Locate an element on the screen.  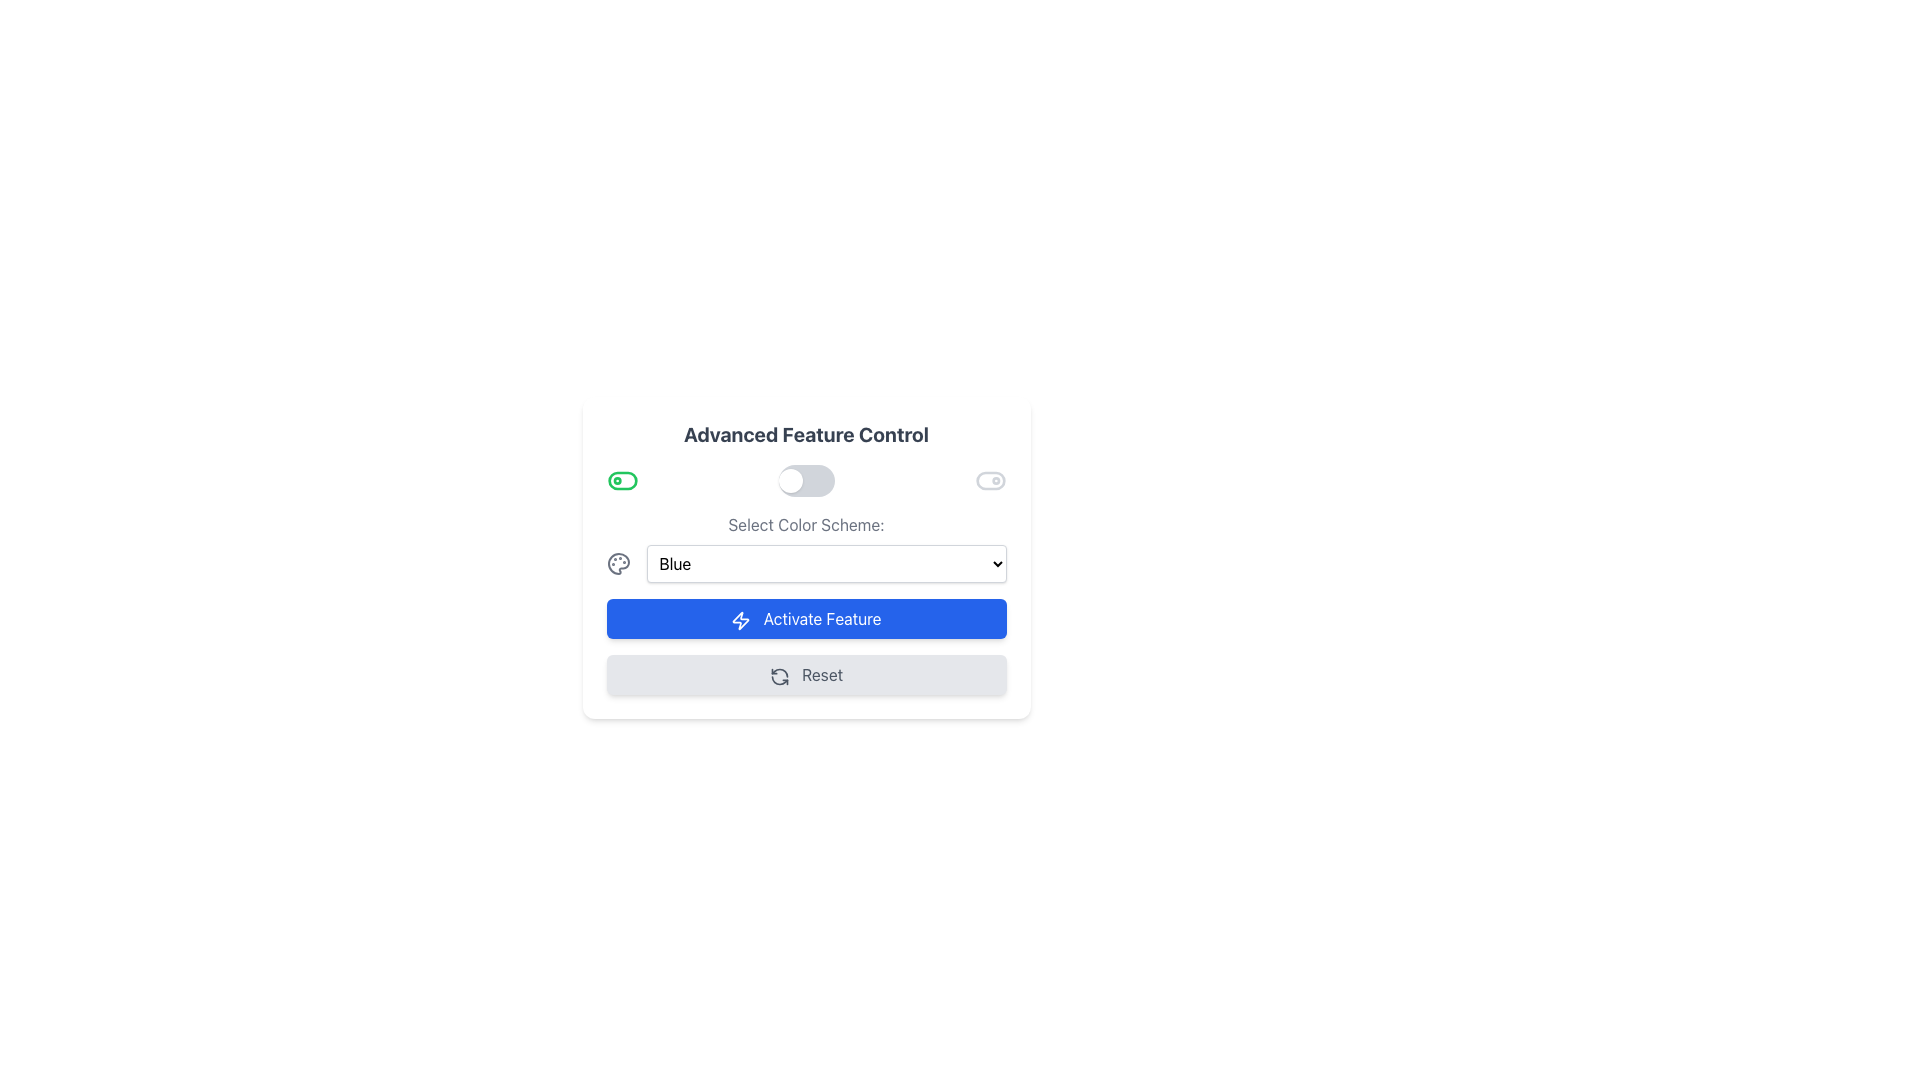
the text header that reads 'Advanced Feature Control', styled in bold, larger size, and dark gray color, located at the top of a card-like interface is located at coordinates (806, 434).